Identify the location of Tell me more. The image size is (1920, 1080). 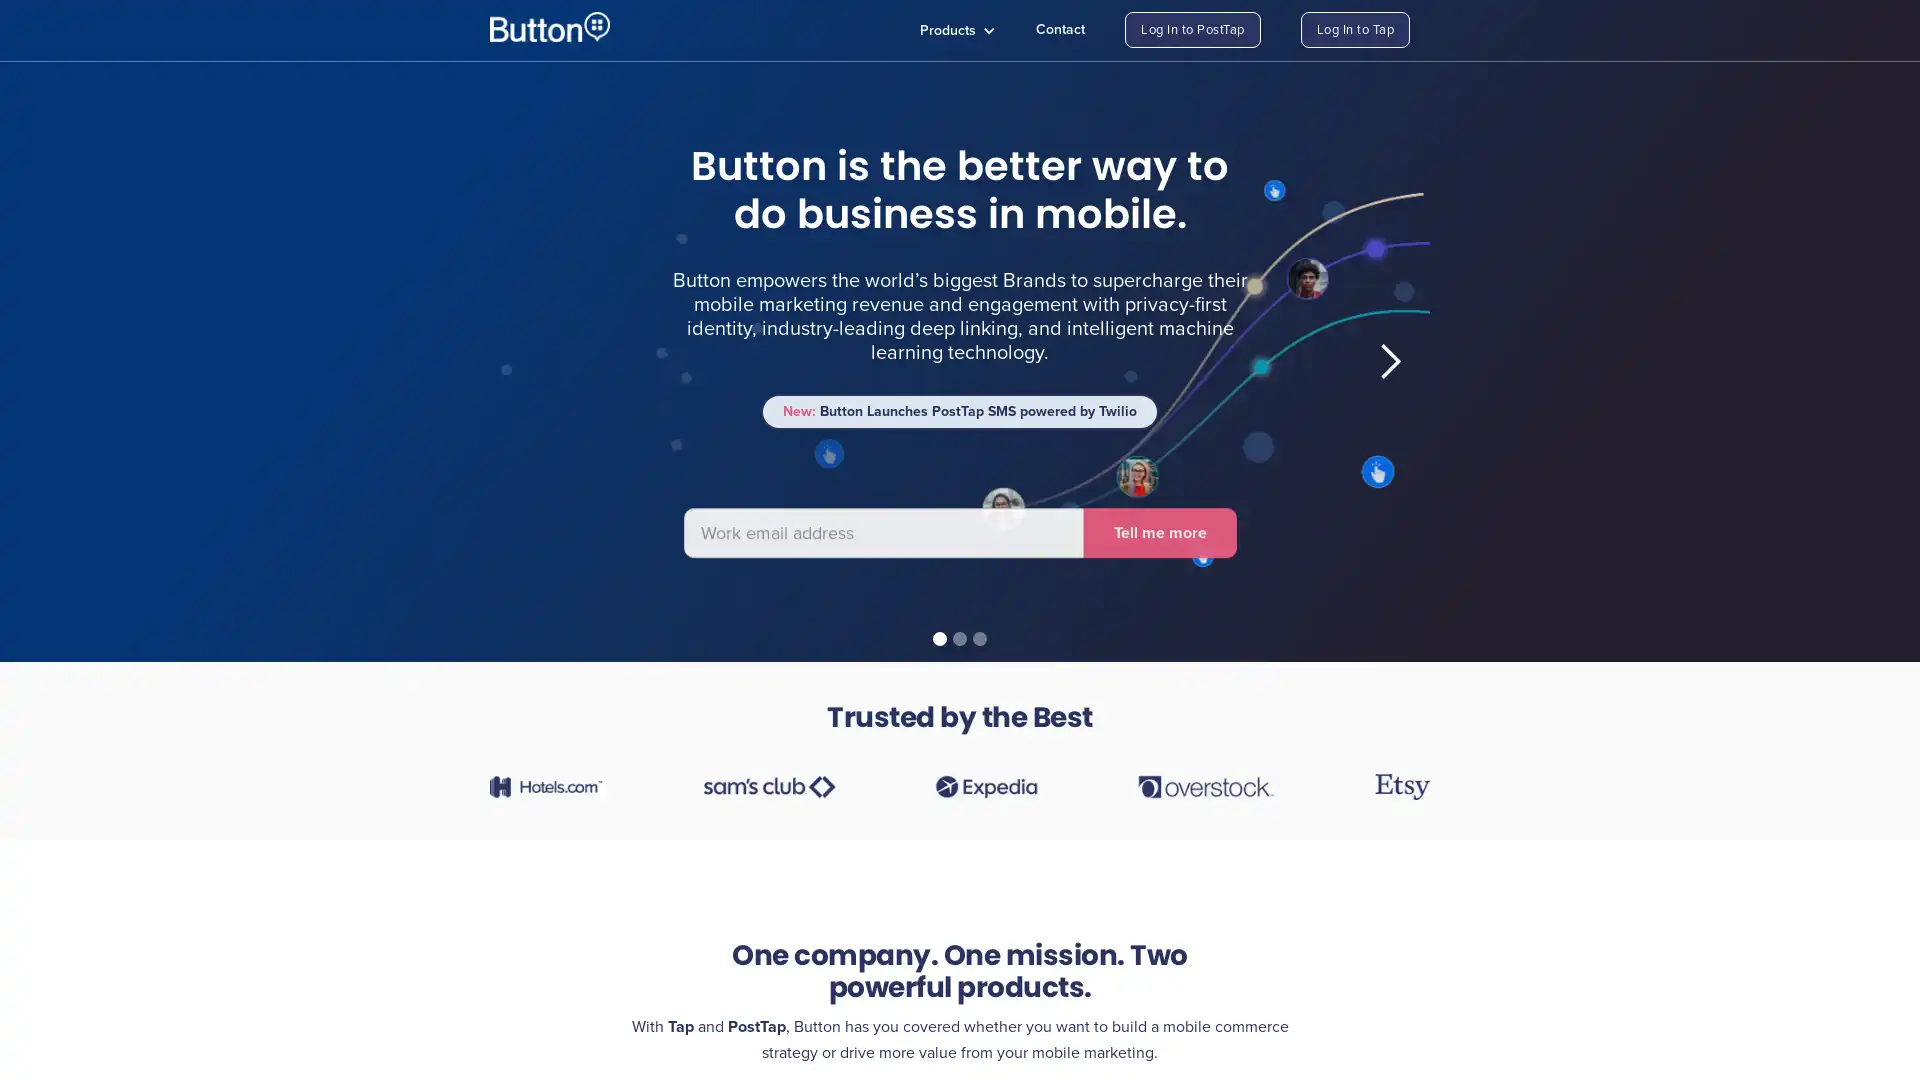
(737, 508).